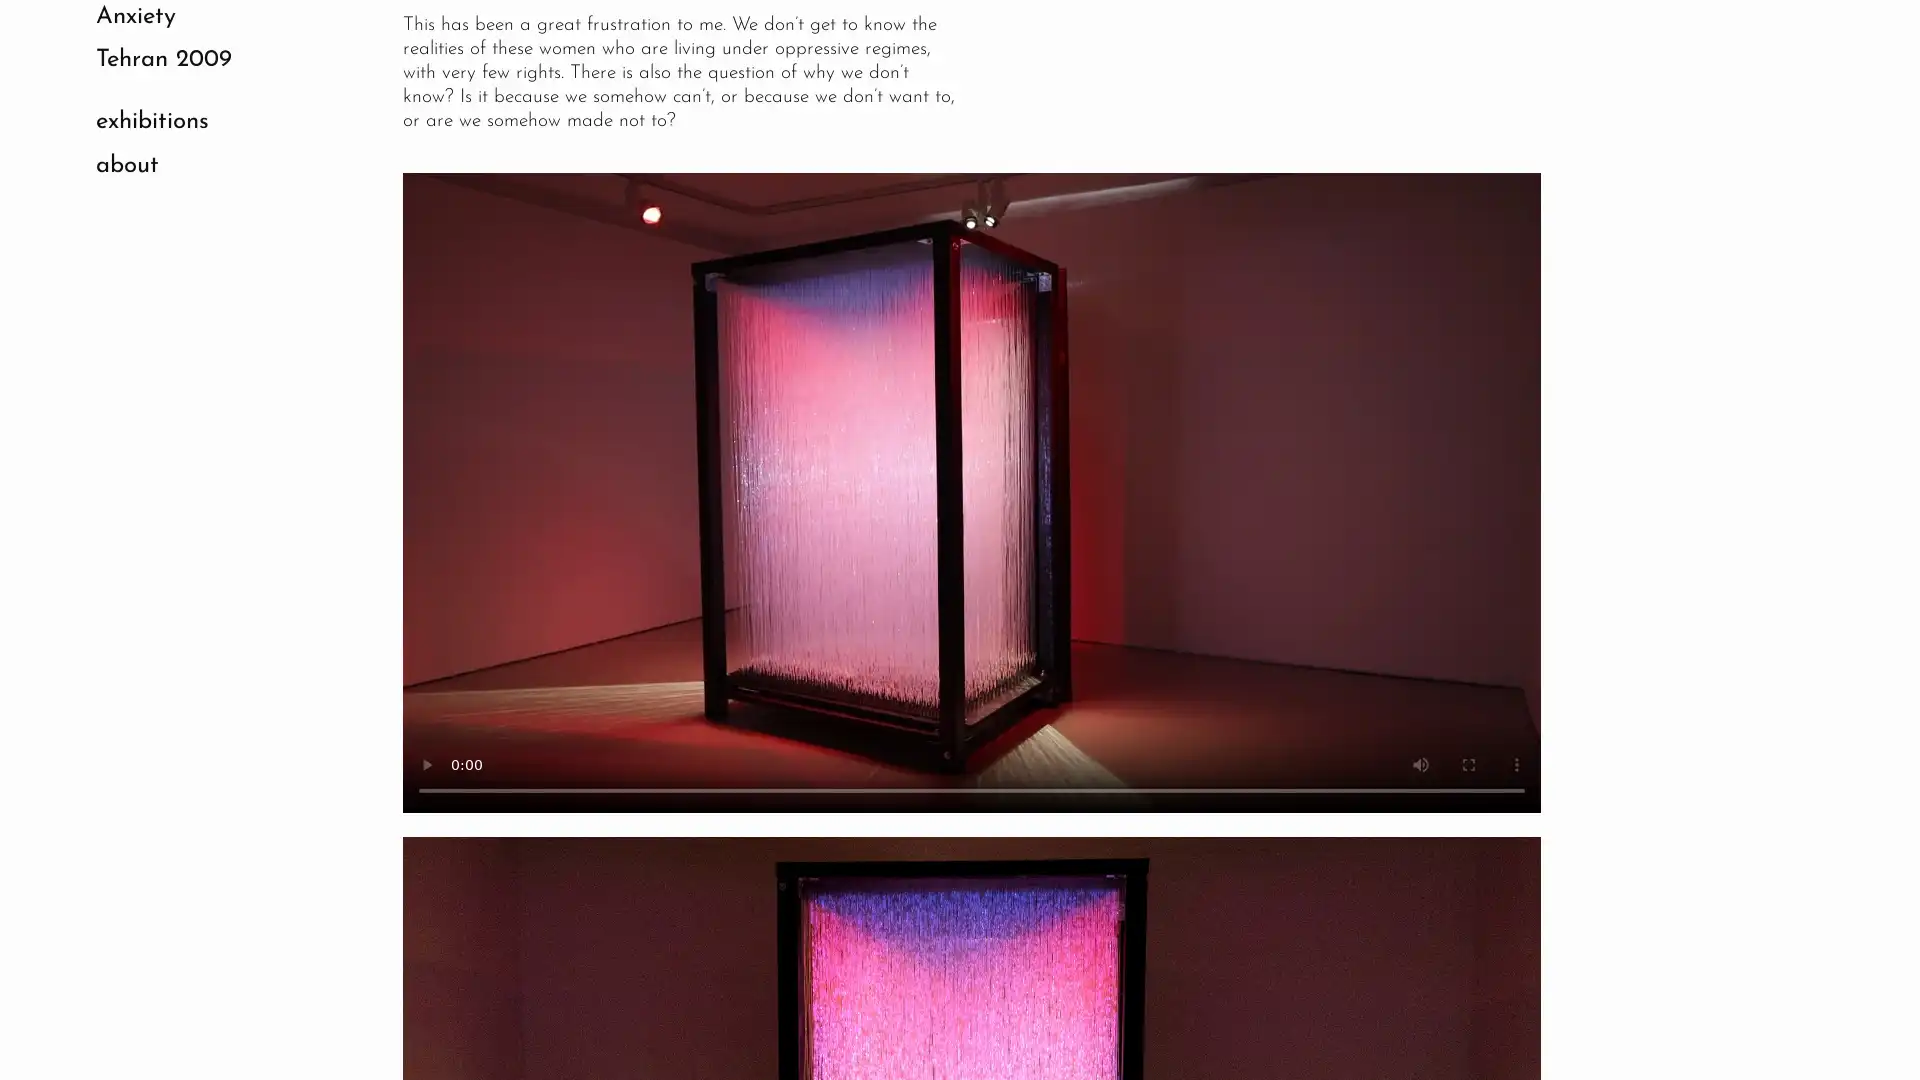 This screenshot has height=1080, width=1920. Describe the element at coordinates (1516, 763) in the screenshot. I see `show more media controls` at that location.